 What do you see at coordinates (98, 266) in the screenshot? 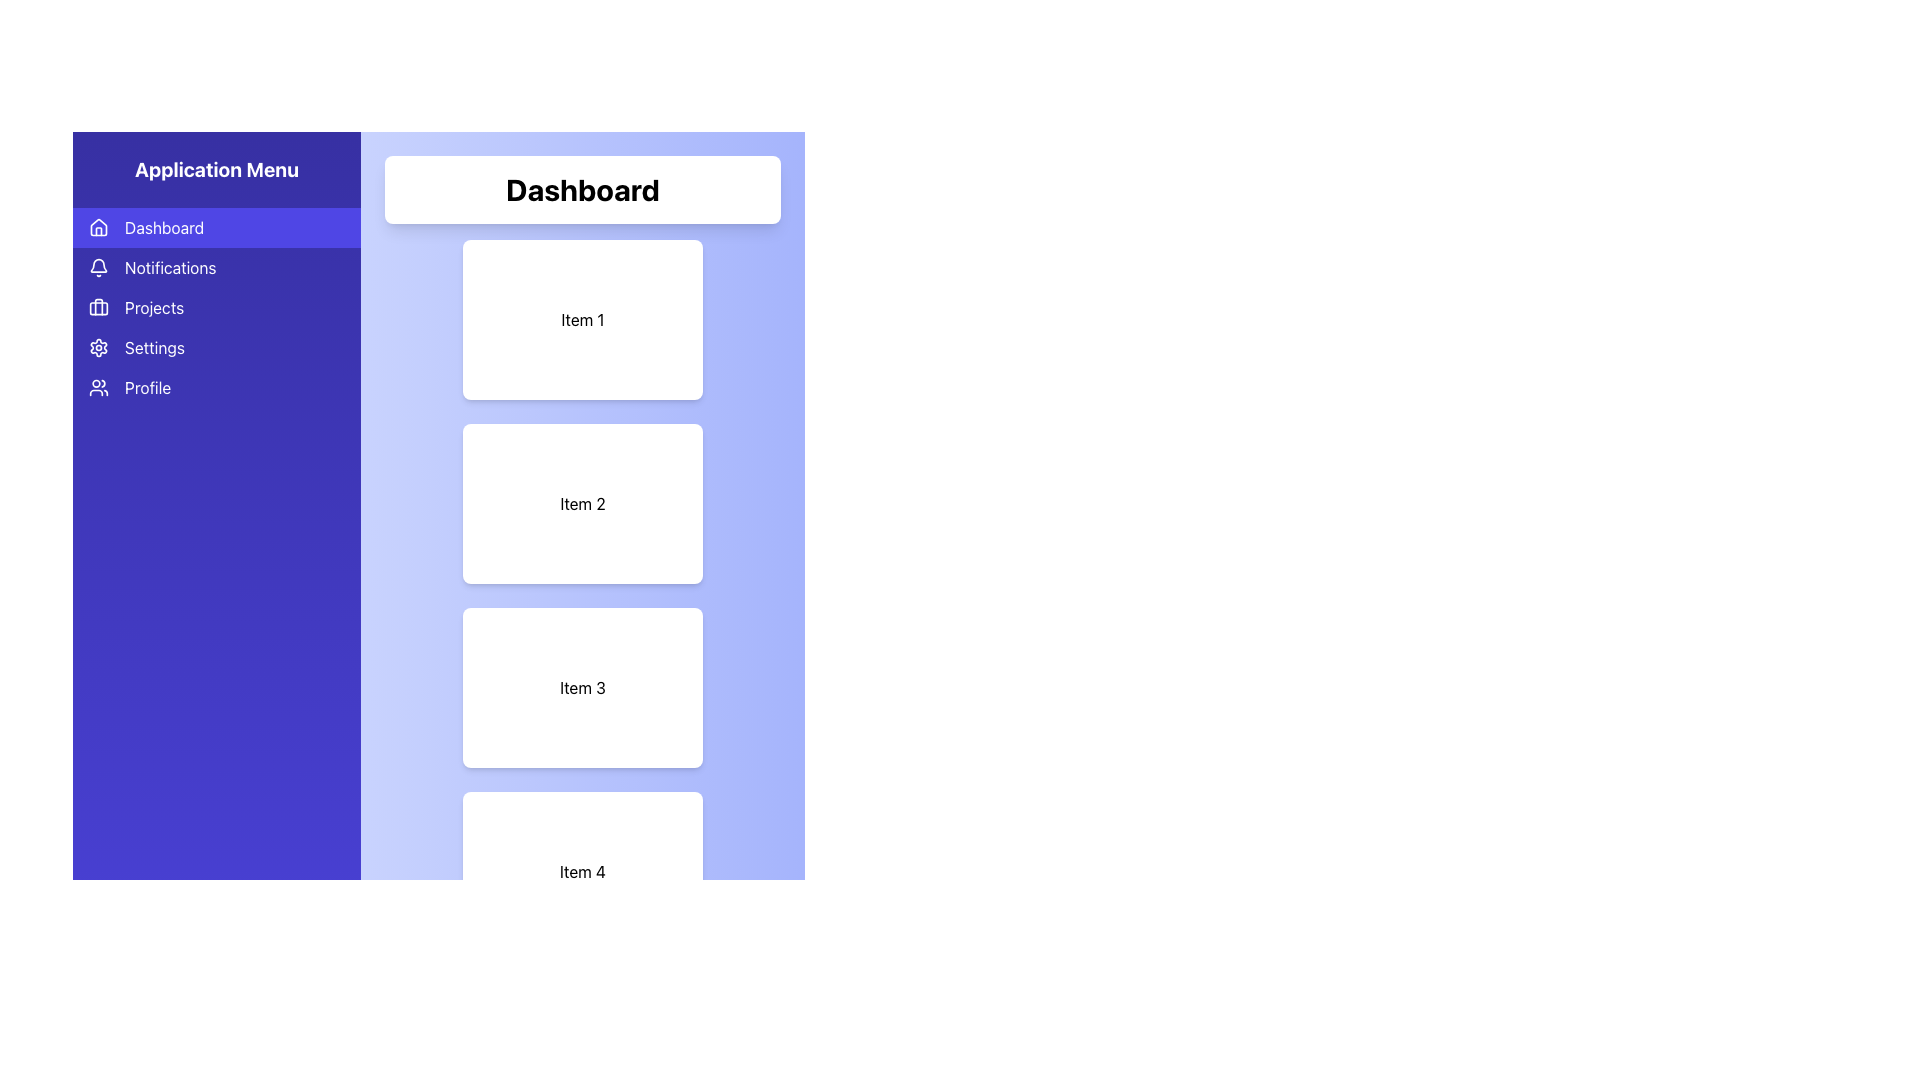
I see `the bell-shaped icon symbolizing notifications, which is located within the 'Notifications' menu item in the sidebar` at bounding box center [98, 266].